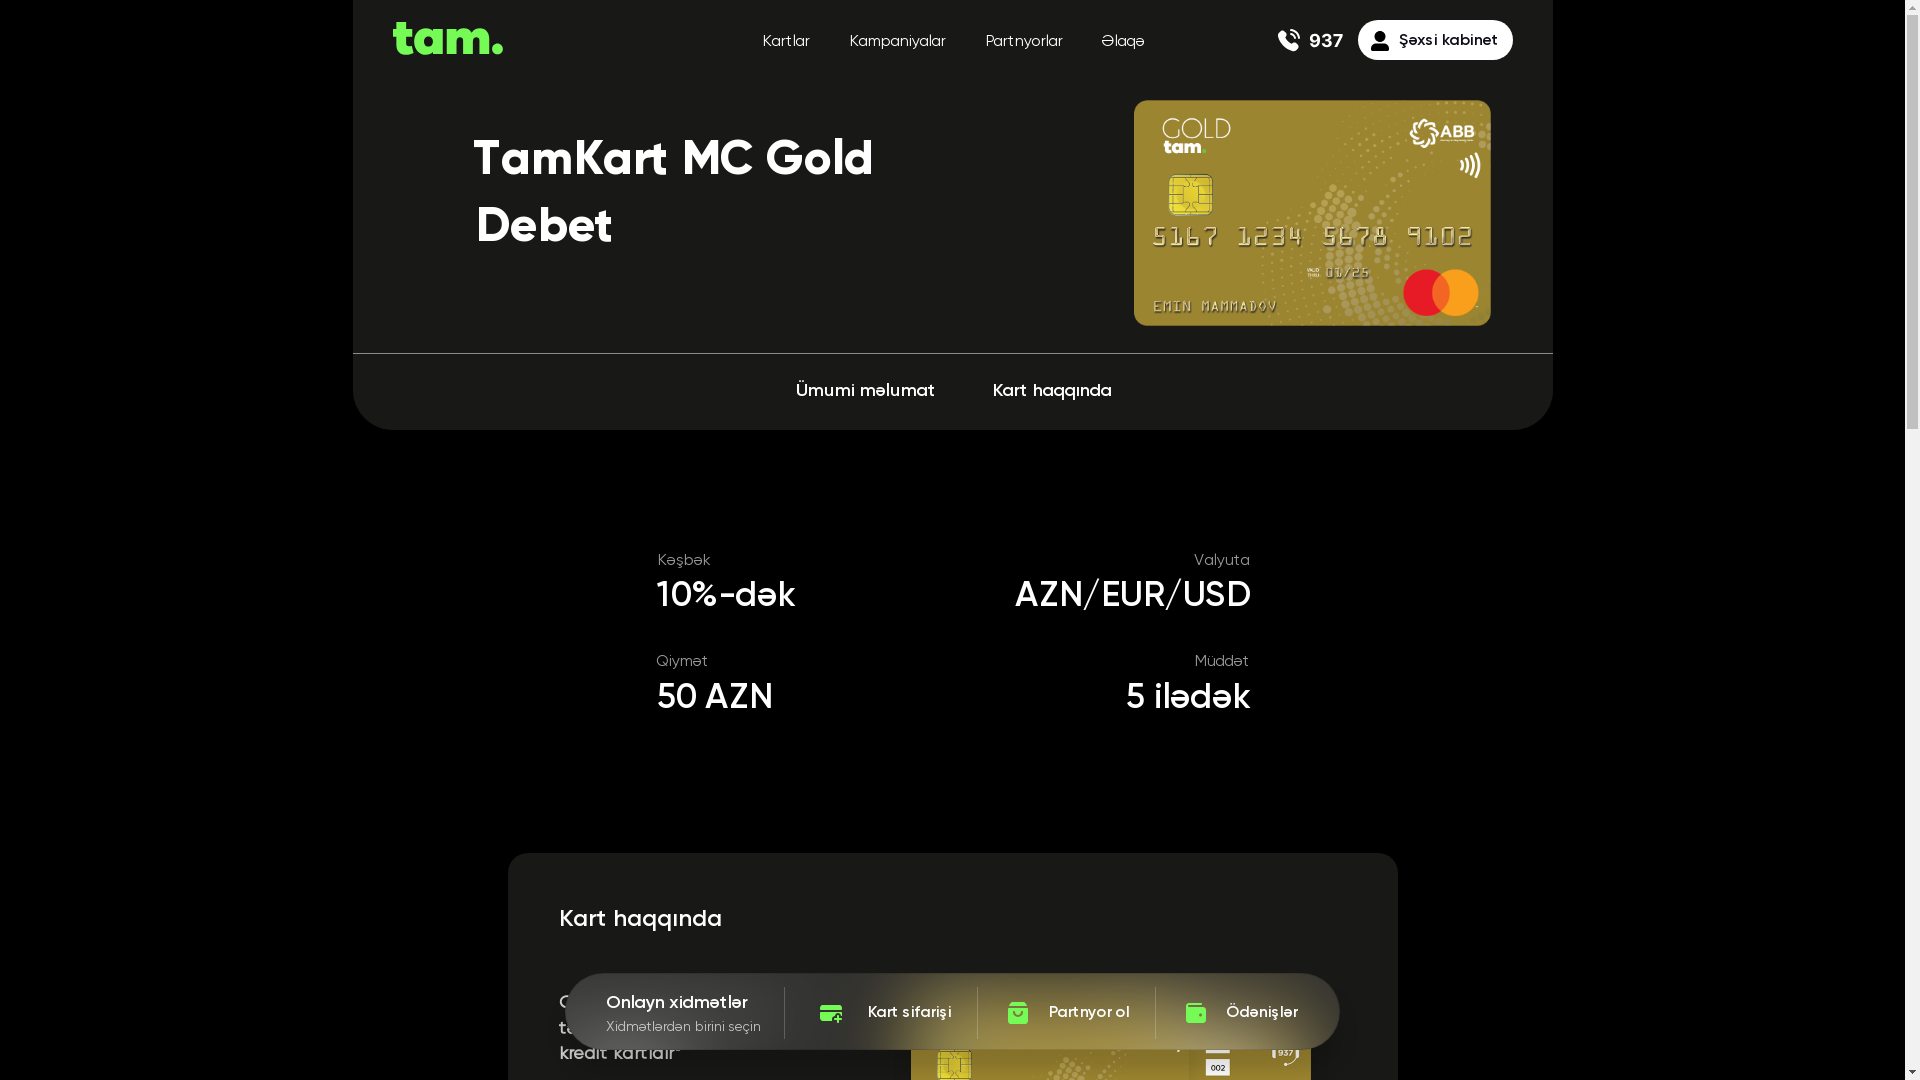  What do you see at coordinates (895, 42) in the screenshot?
I see `'Kampaniyalar'` at bounding box center [895, 42].